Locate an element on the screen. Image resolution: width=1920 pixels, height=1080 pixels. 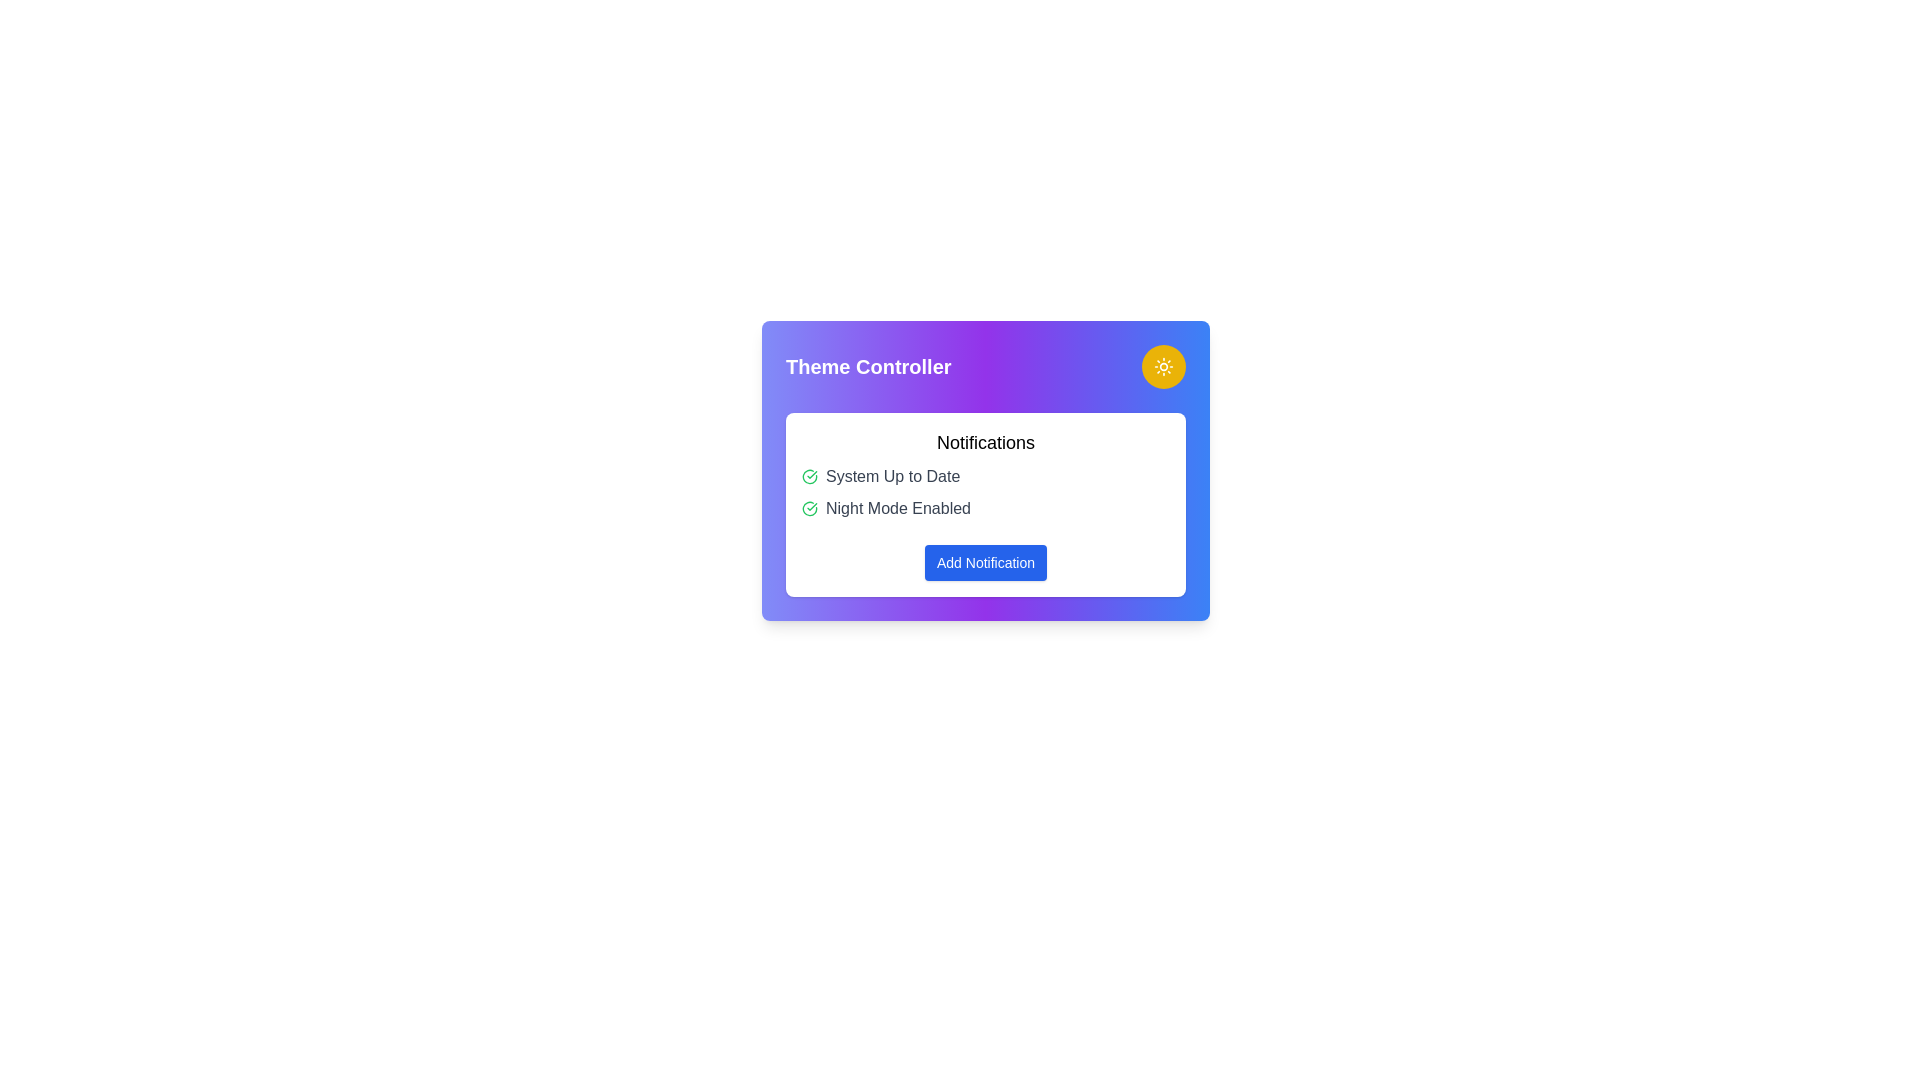
the sun symbol icon within the yellow rounded button located at the top-right corner of the gradient card labeled 'Theme Controller' is located at coordinates (1163, 366).